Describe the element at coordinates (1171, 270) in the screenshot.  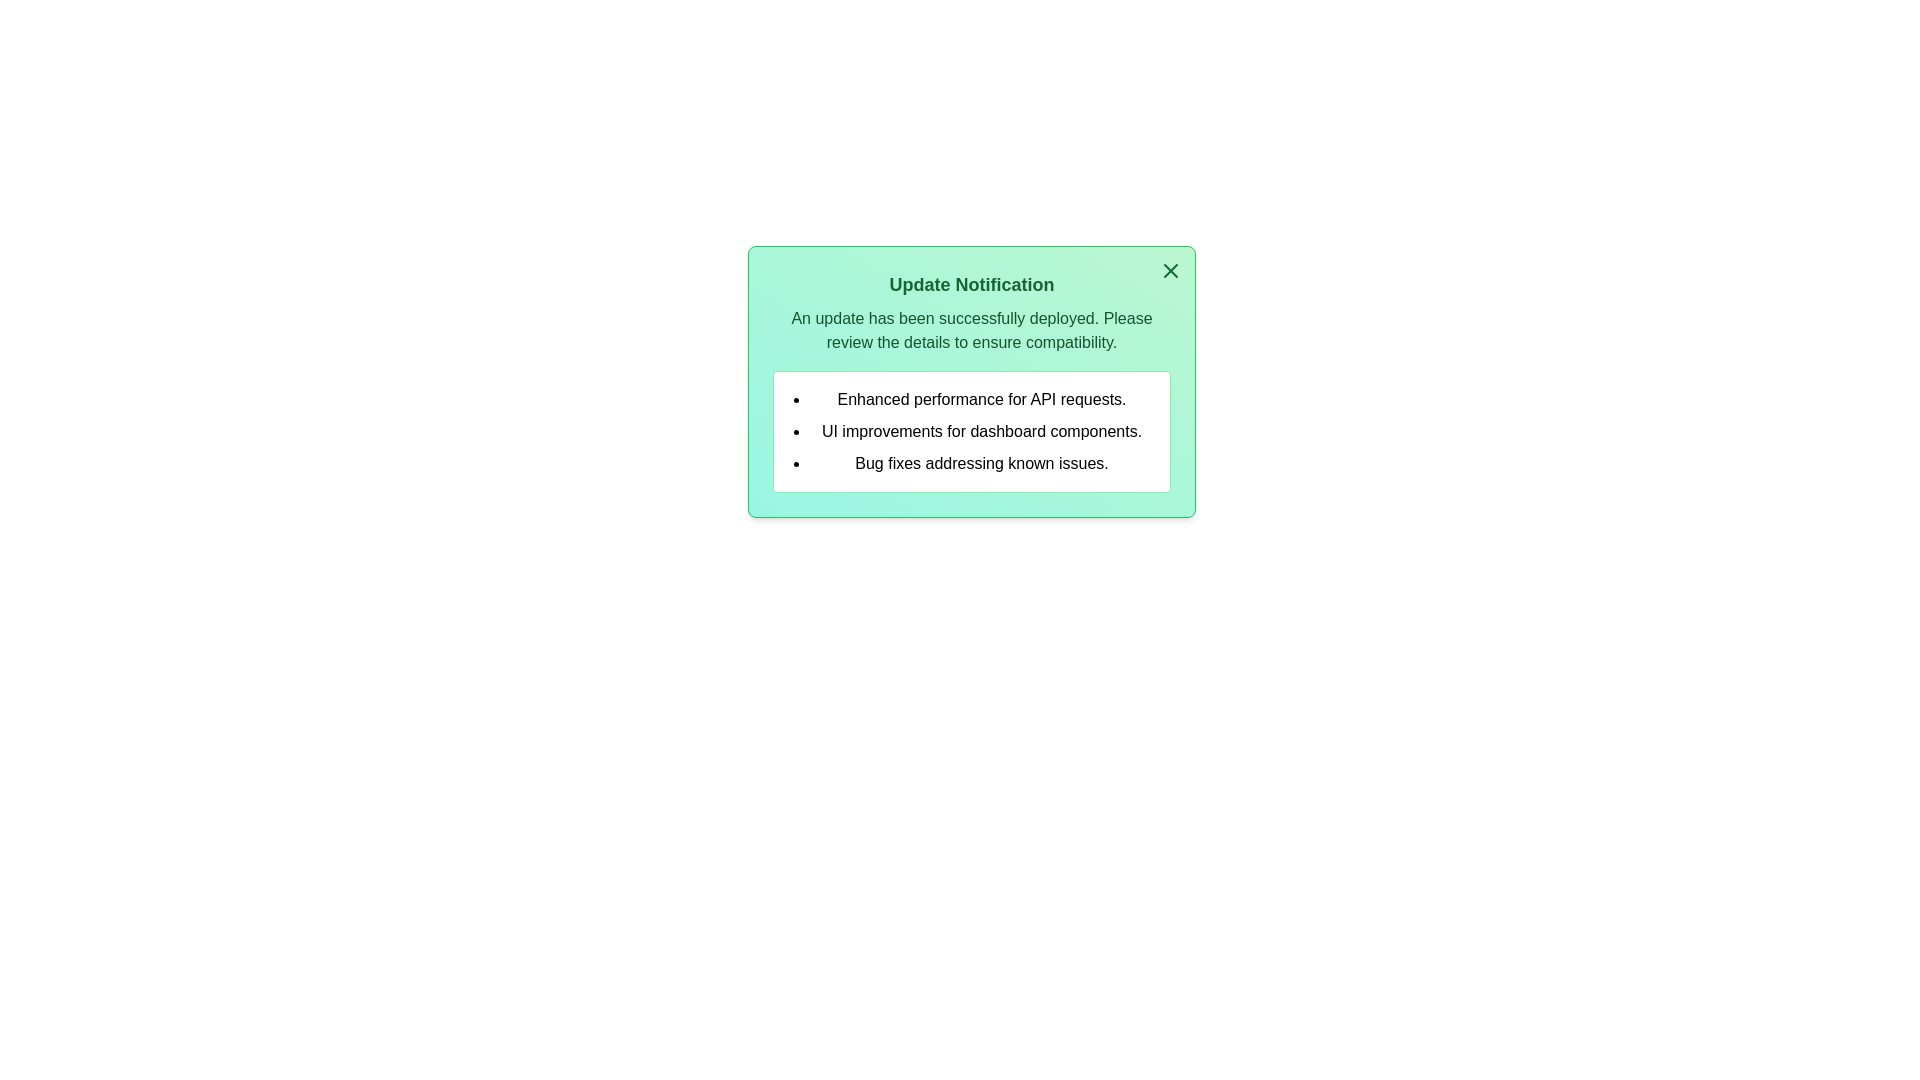
I see `the close button to dismiss the alert panel` at that location.